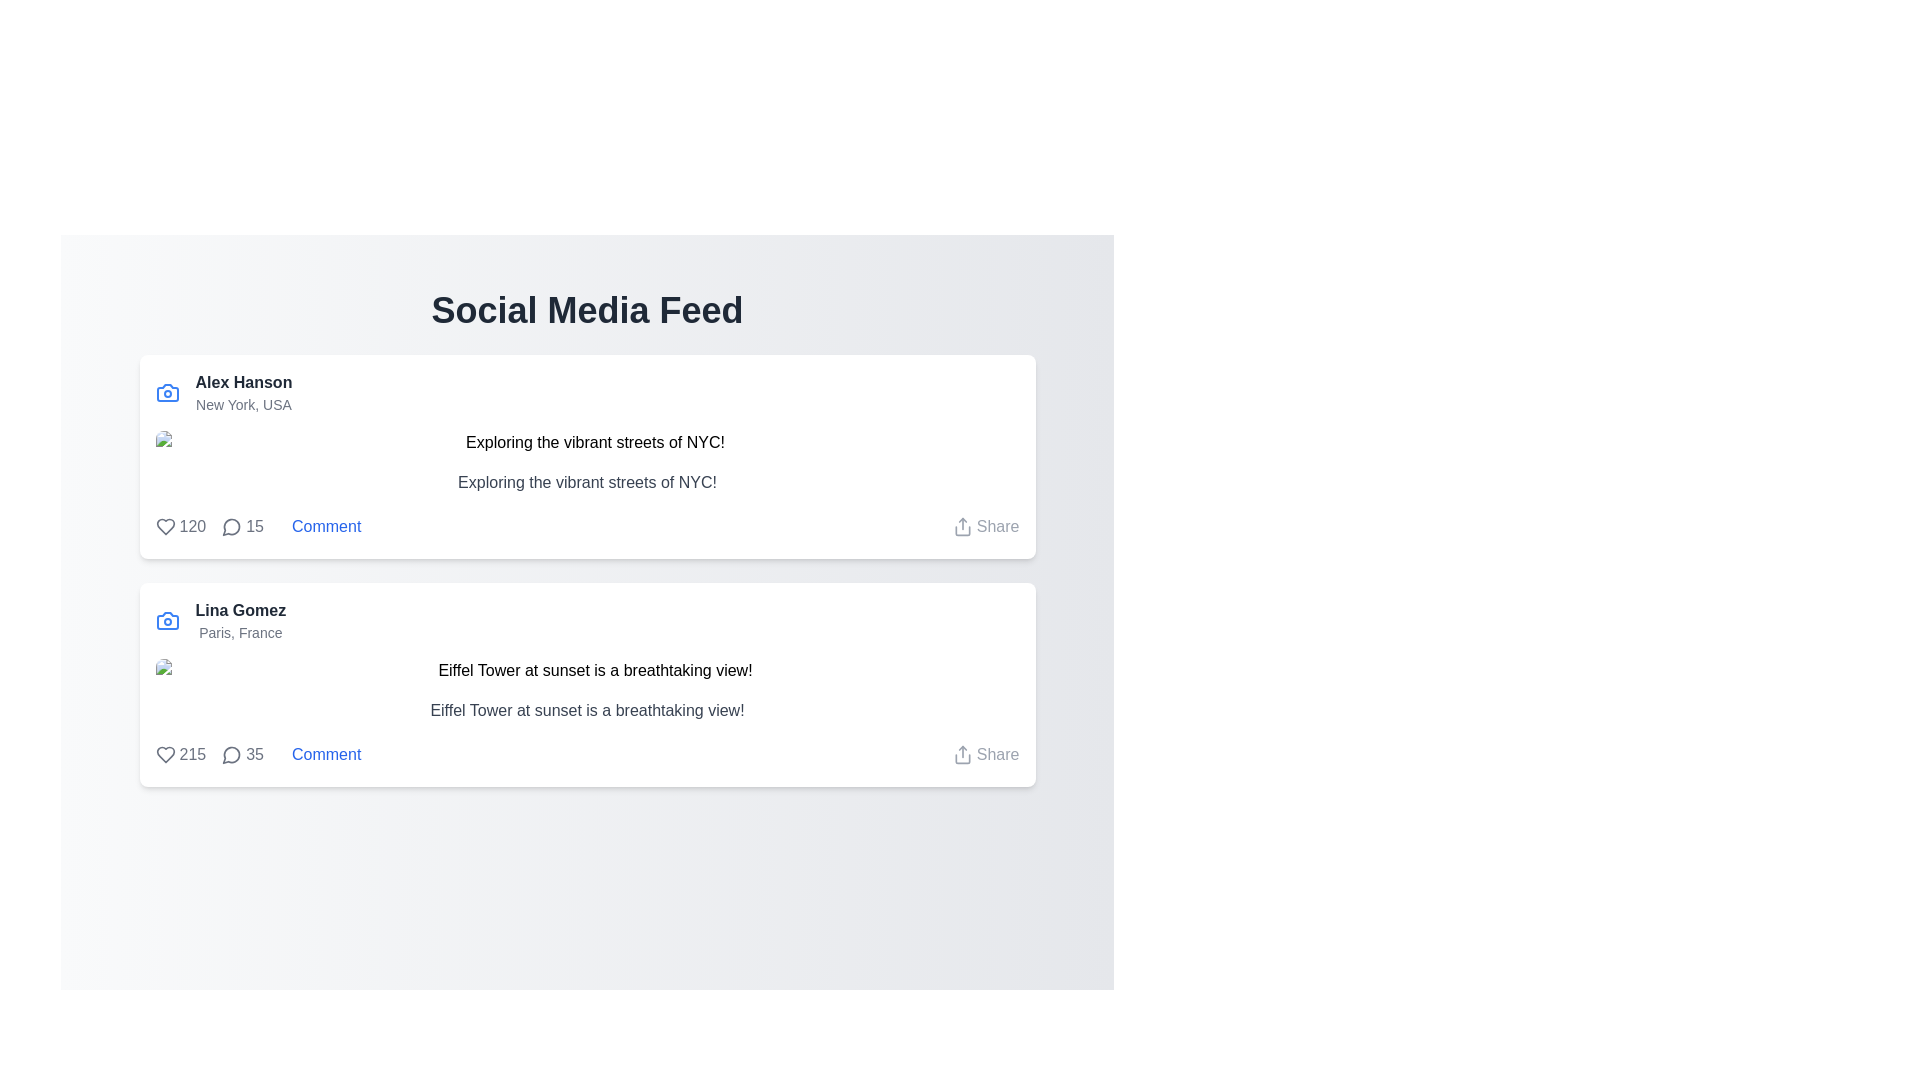 The width and height of the screenshot is (1920, 1080). I want to click on the sharing icon located to the left of the 'Share' text label at the bottom right of the second post in the social media feed, so click(962, 755).